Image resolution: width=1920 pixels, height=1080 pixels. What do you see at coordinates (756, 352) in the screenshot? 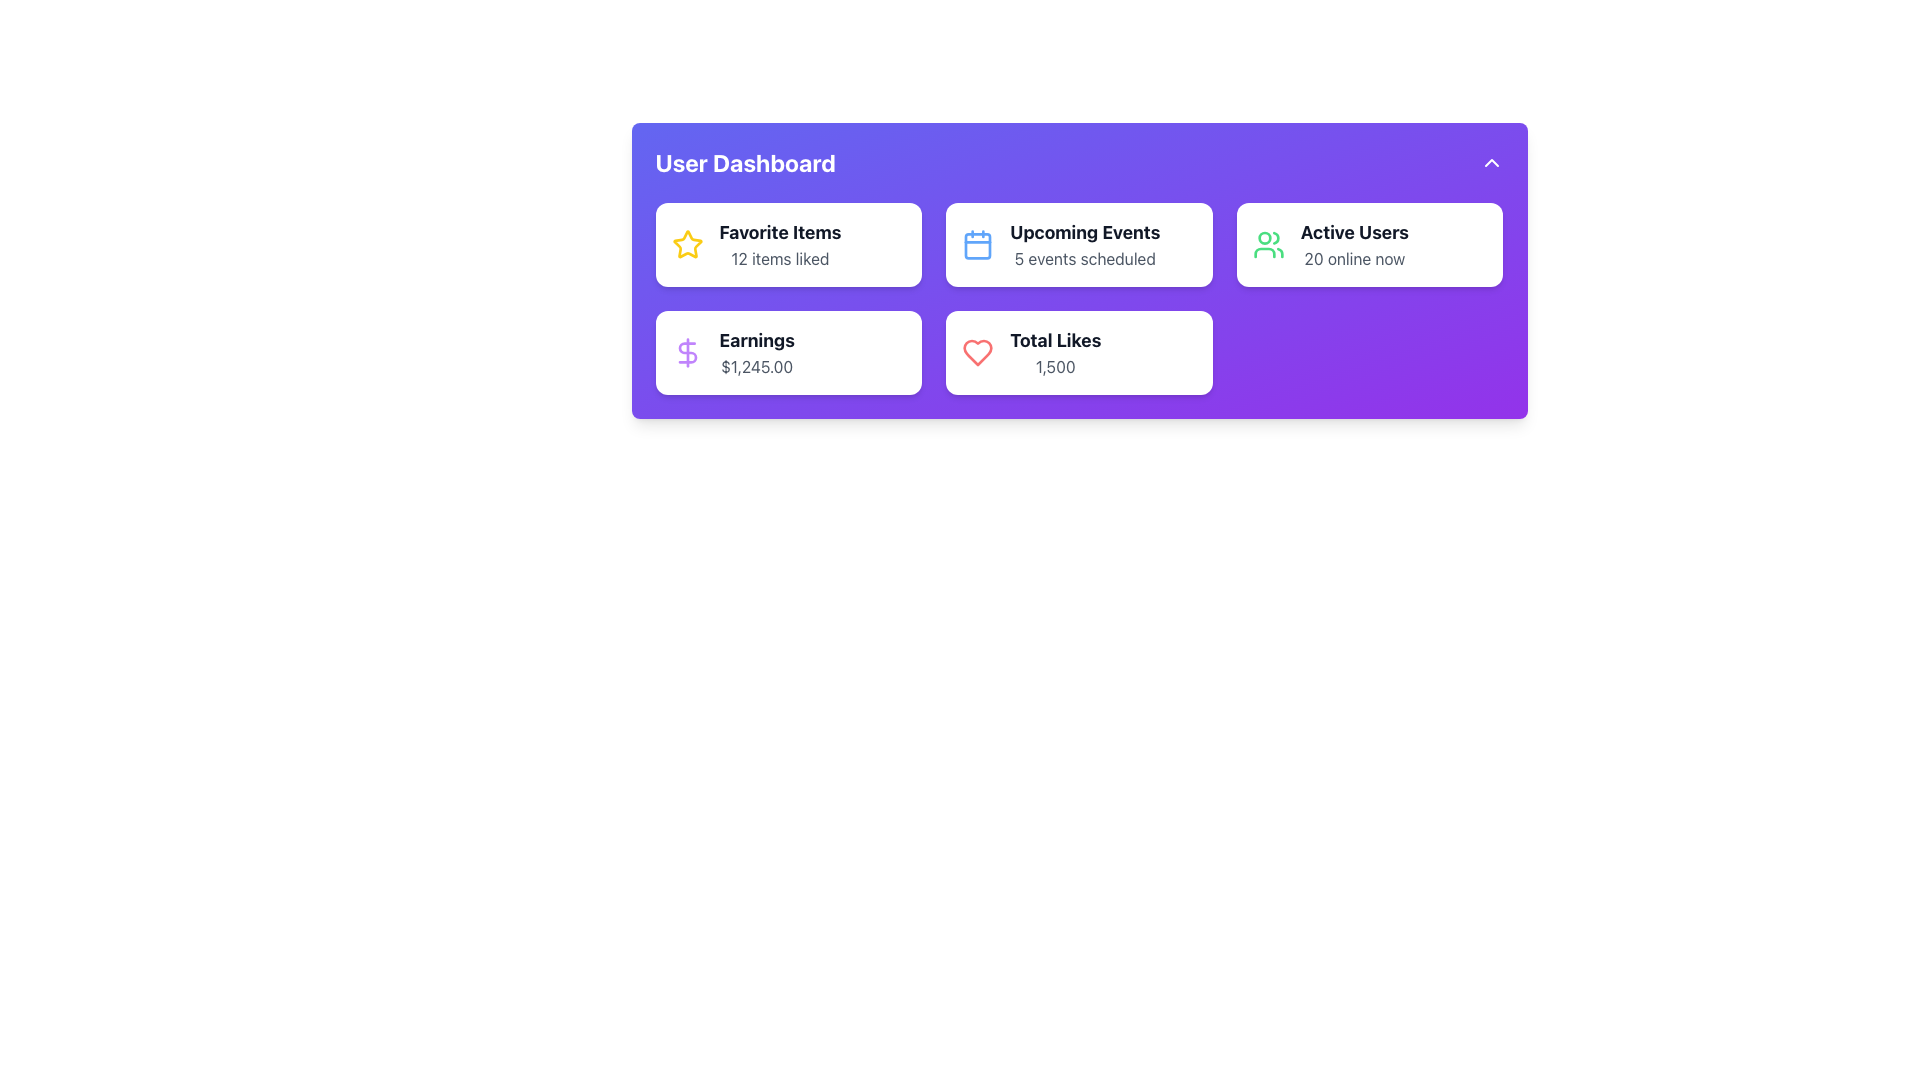
I see `the text-based information display showing 'Earnings' and '$1,245.00', located in the bottom-left corner of the dashboard card group` at bounding box center [756, 352].